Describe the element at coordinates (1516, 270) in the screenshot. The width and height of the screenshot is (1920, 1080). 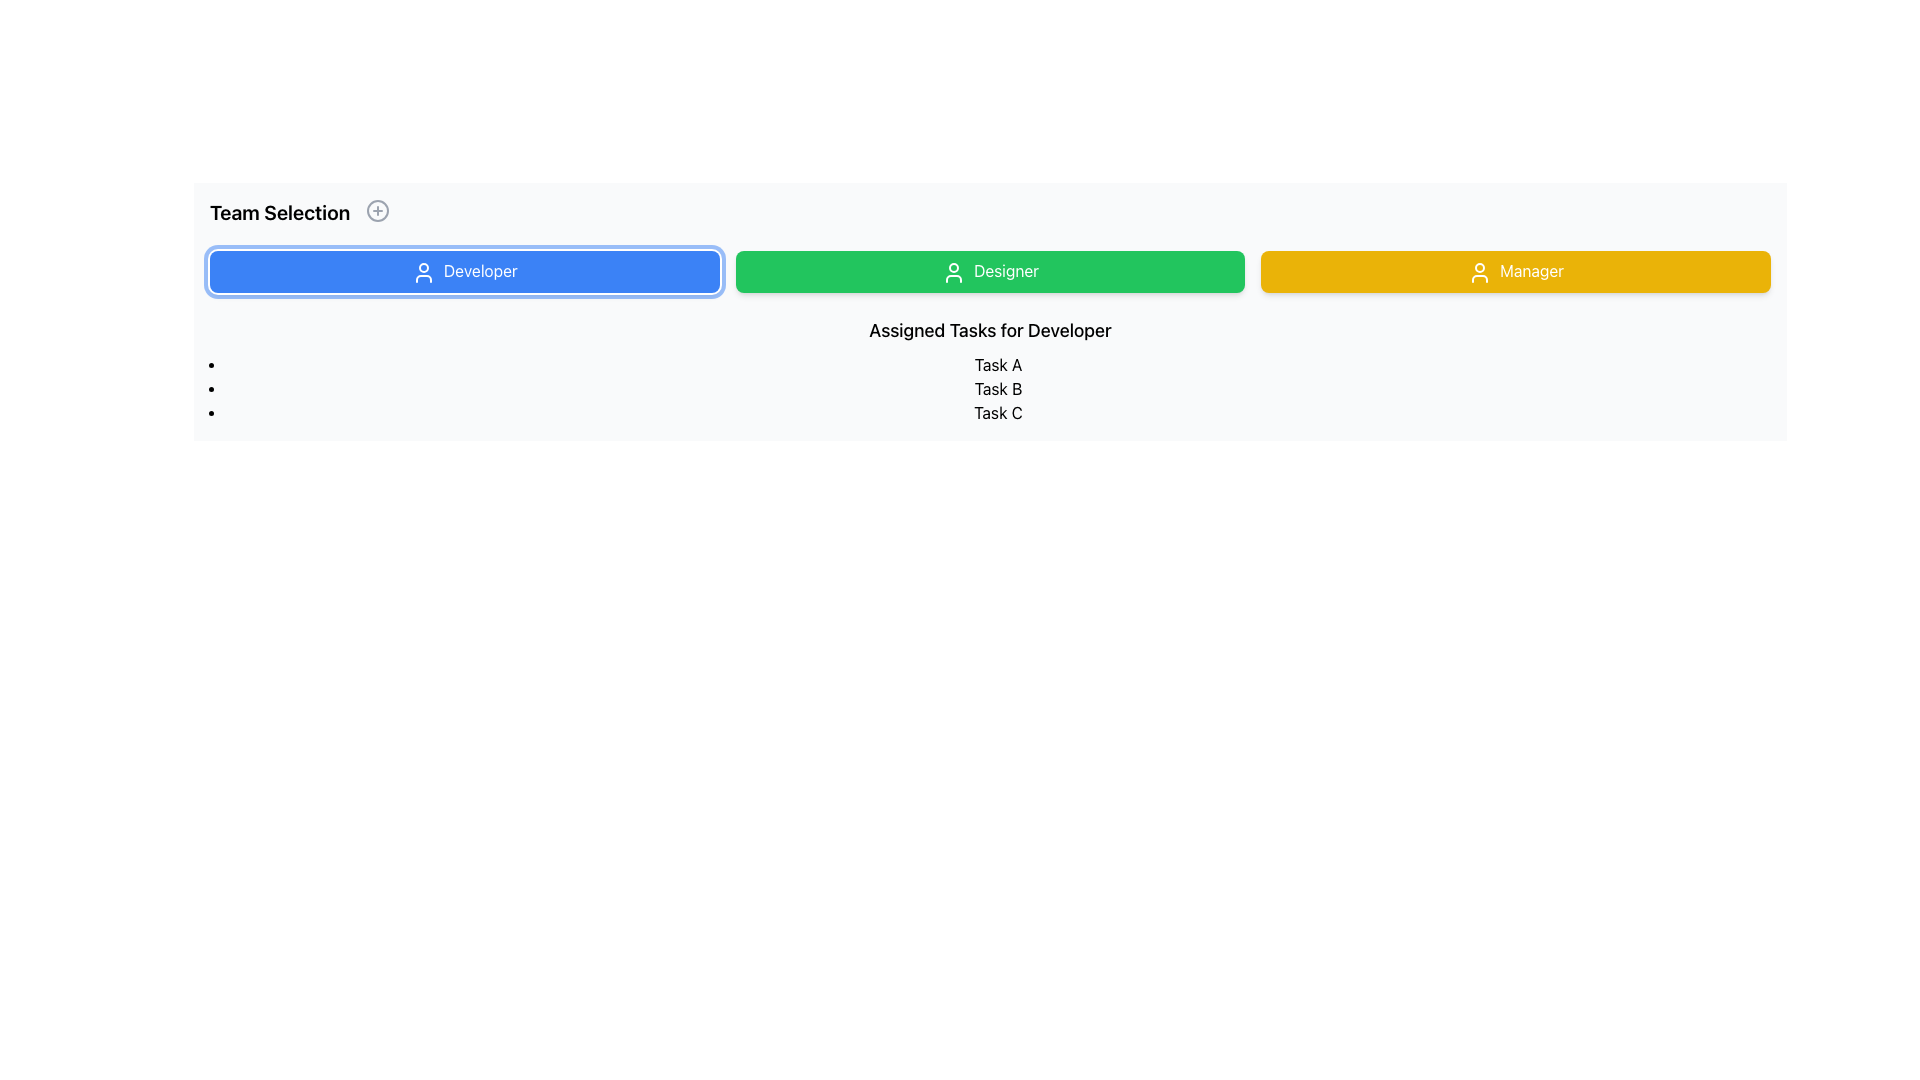
I see `the 'Manager' role selection button, the third button in a row of three` at that location.